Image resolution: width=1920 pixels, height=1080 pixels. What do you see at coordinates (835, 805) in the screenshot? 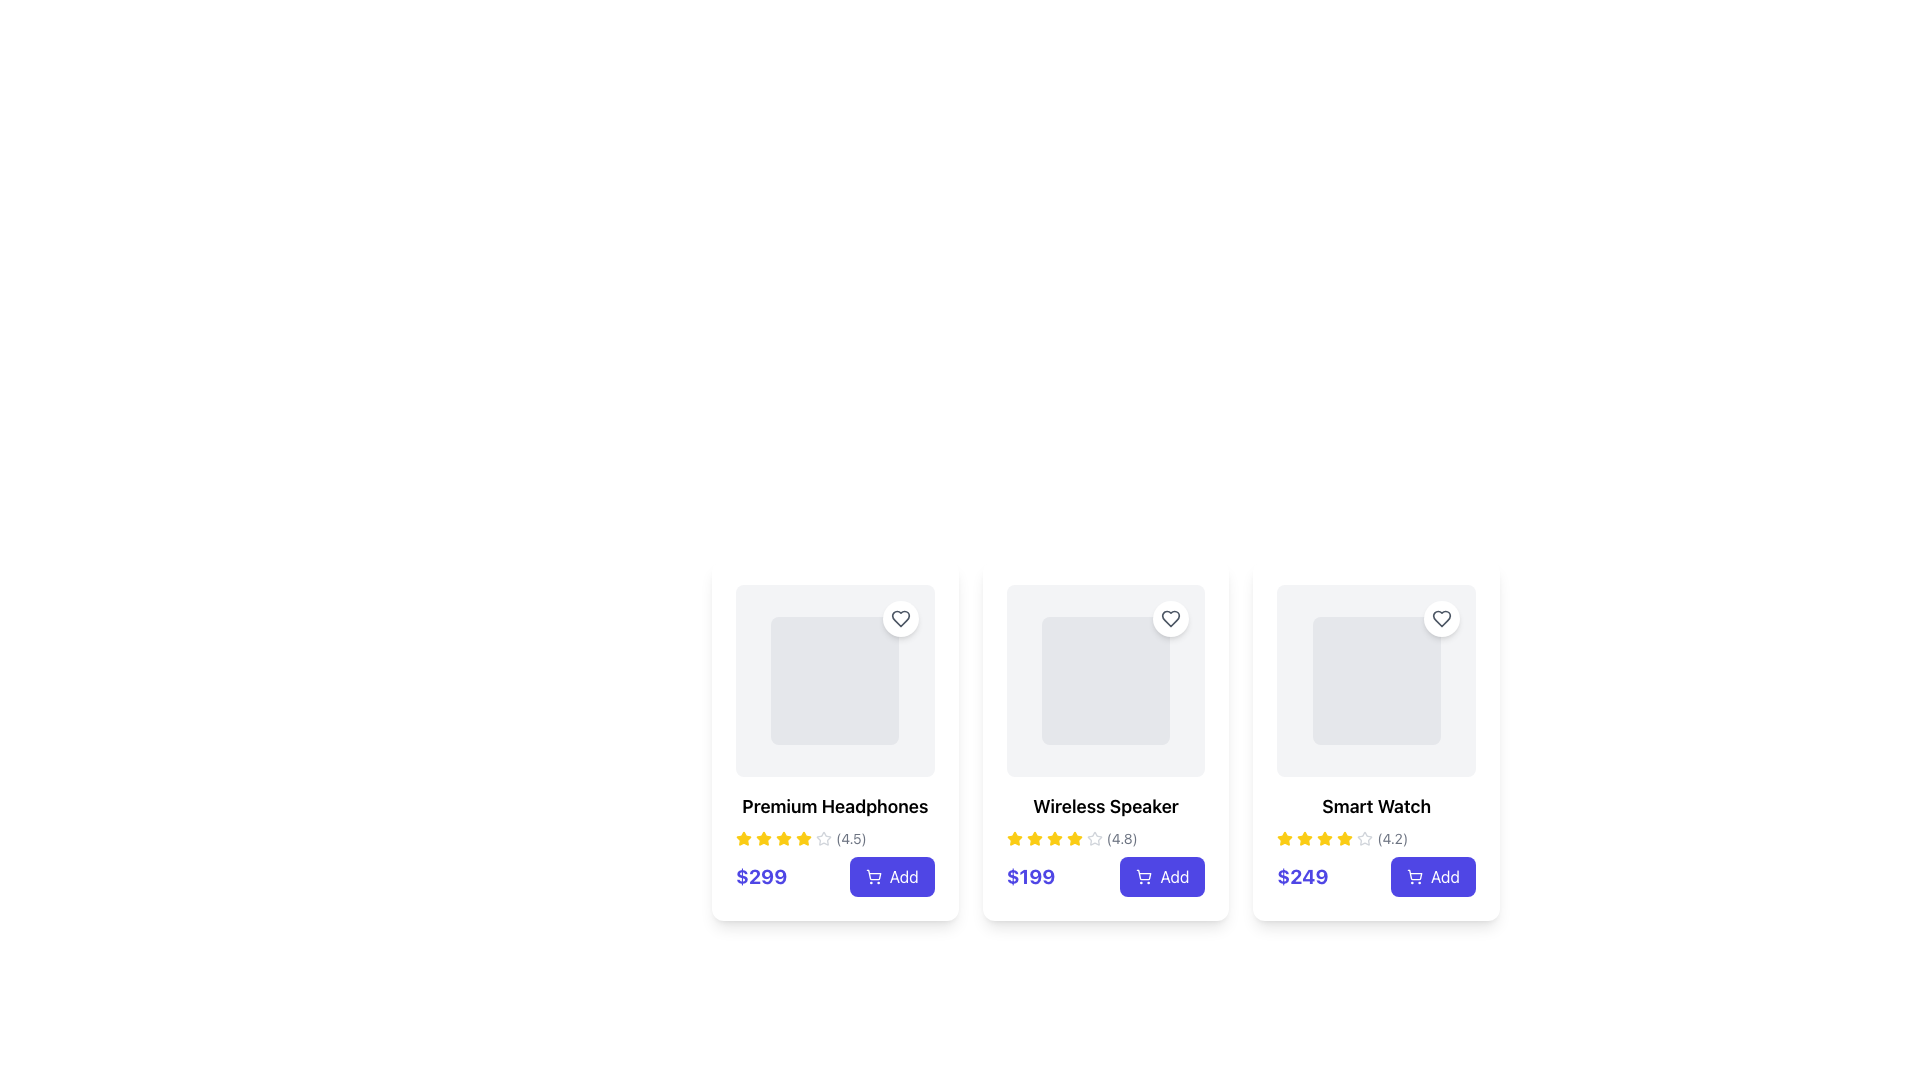
I see `the 'Premium Headphones' text label which serves as the title for the product, centrally located within the product details card` at bounding box center [835, 805].